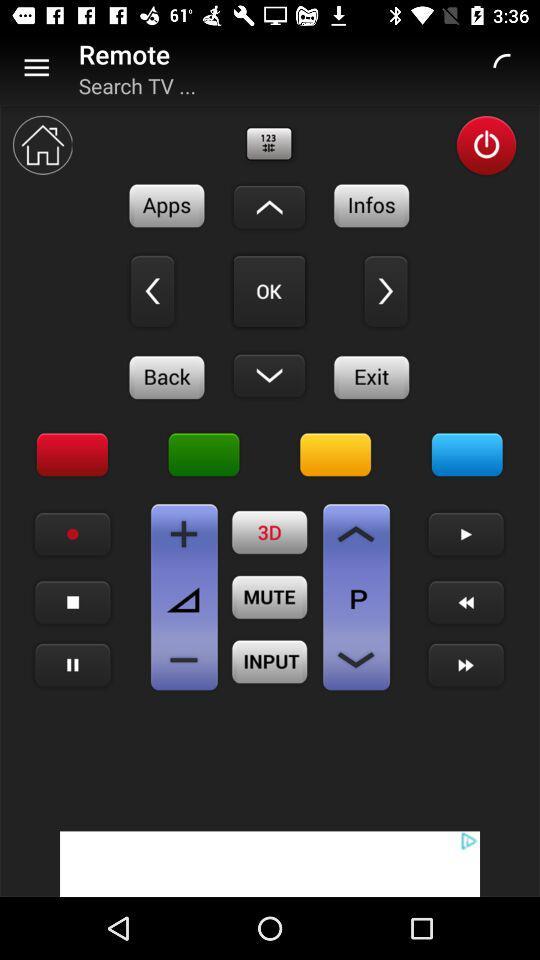 Image resolution: width=540 pixels, height=960 pixels. What do you see at coordinates (184, 659) in the screenshot?
I see `volume down button` at bounding box center [184, 659].